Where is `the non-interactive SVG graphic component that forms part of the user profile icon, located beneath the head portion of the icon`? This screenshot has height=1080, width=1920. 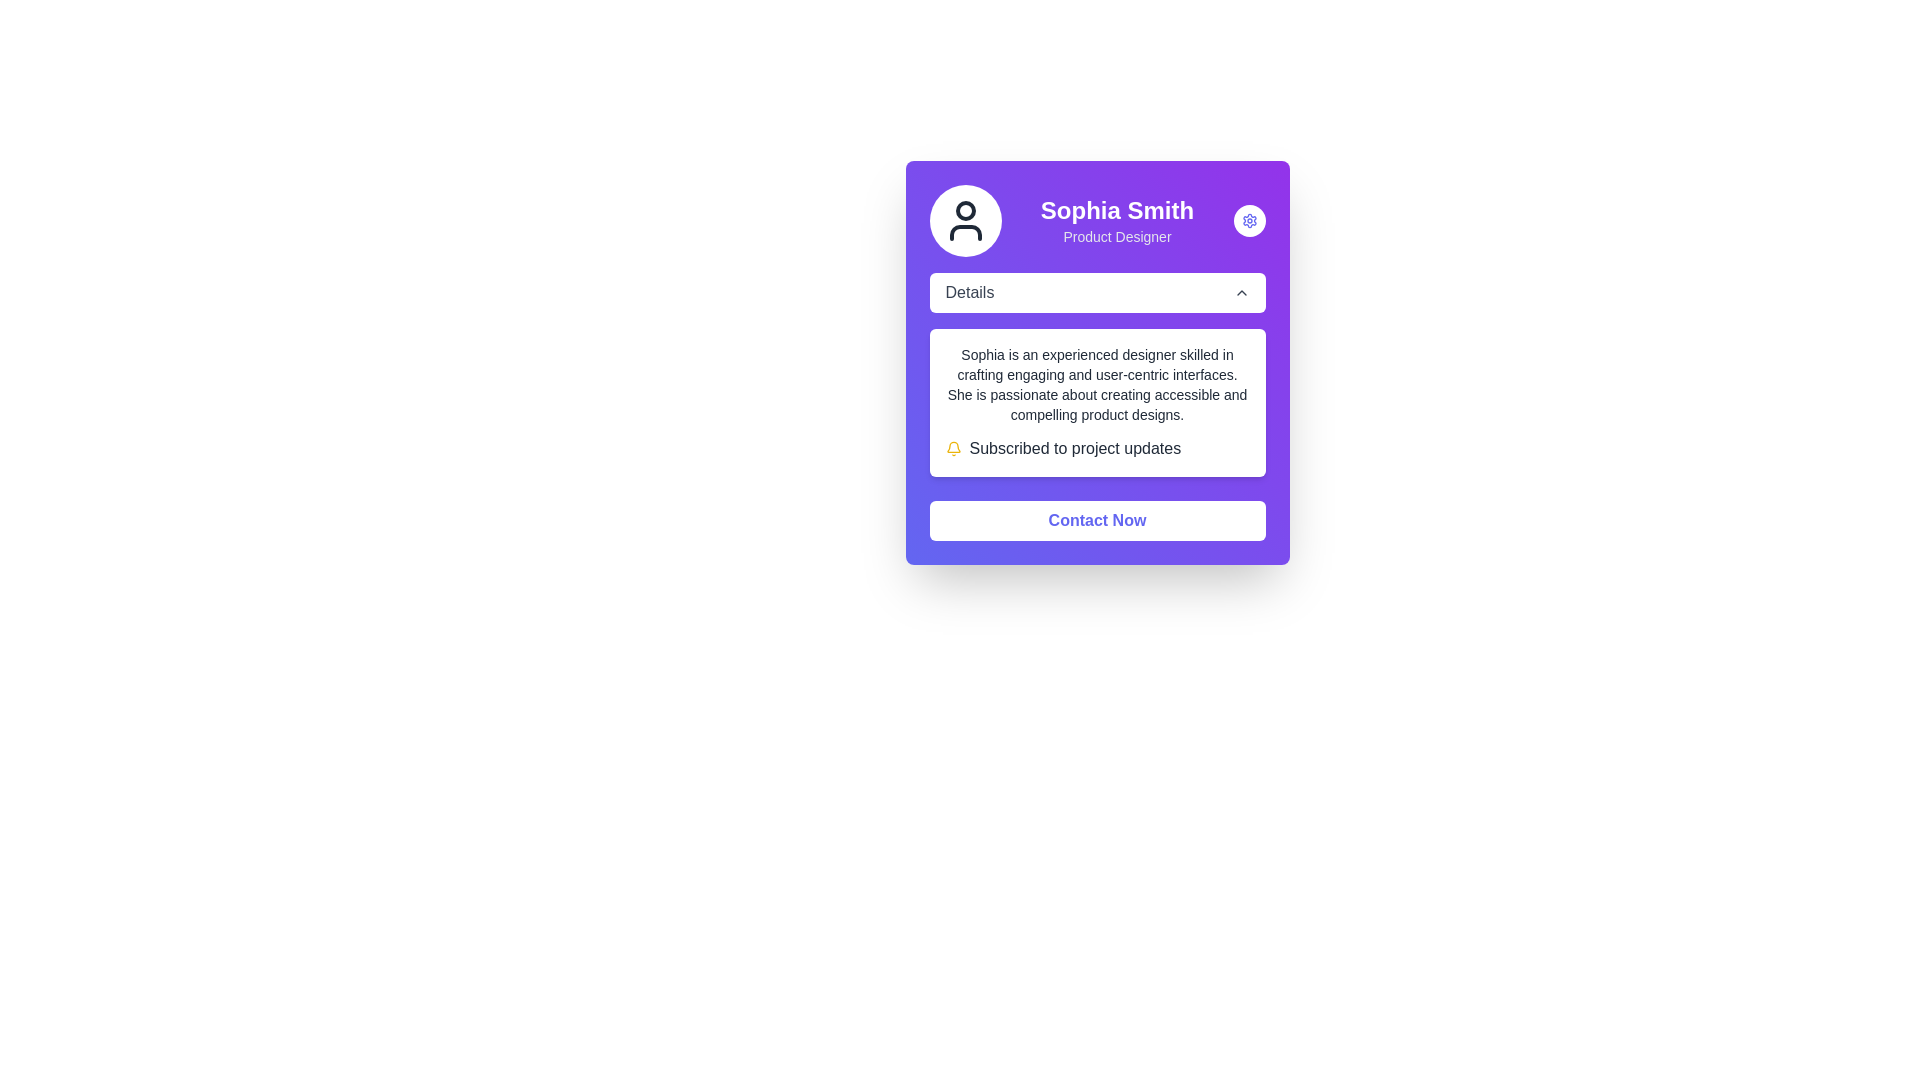 the non-interactive SVG graphic component that forms part of the user profile icon, located beneath the head portion of the icon is located at coordinates (965, 231).